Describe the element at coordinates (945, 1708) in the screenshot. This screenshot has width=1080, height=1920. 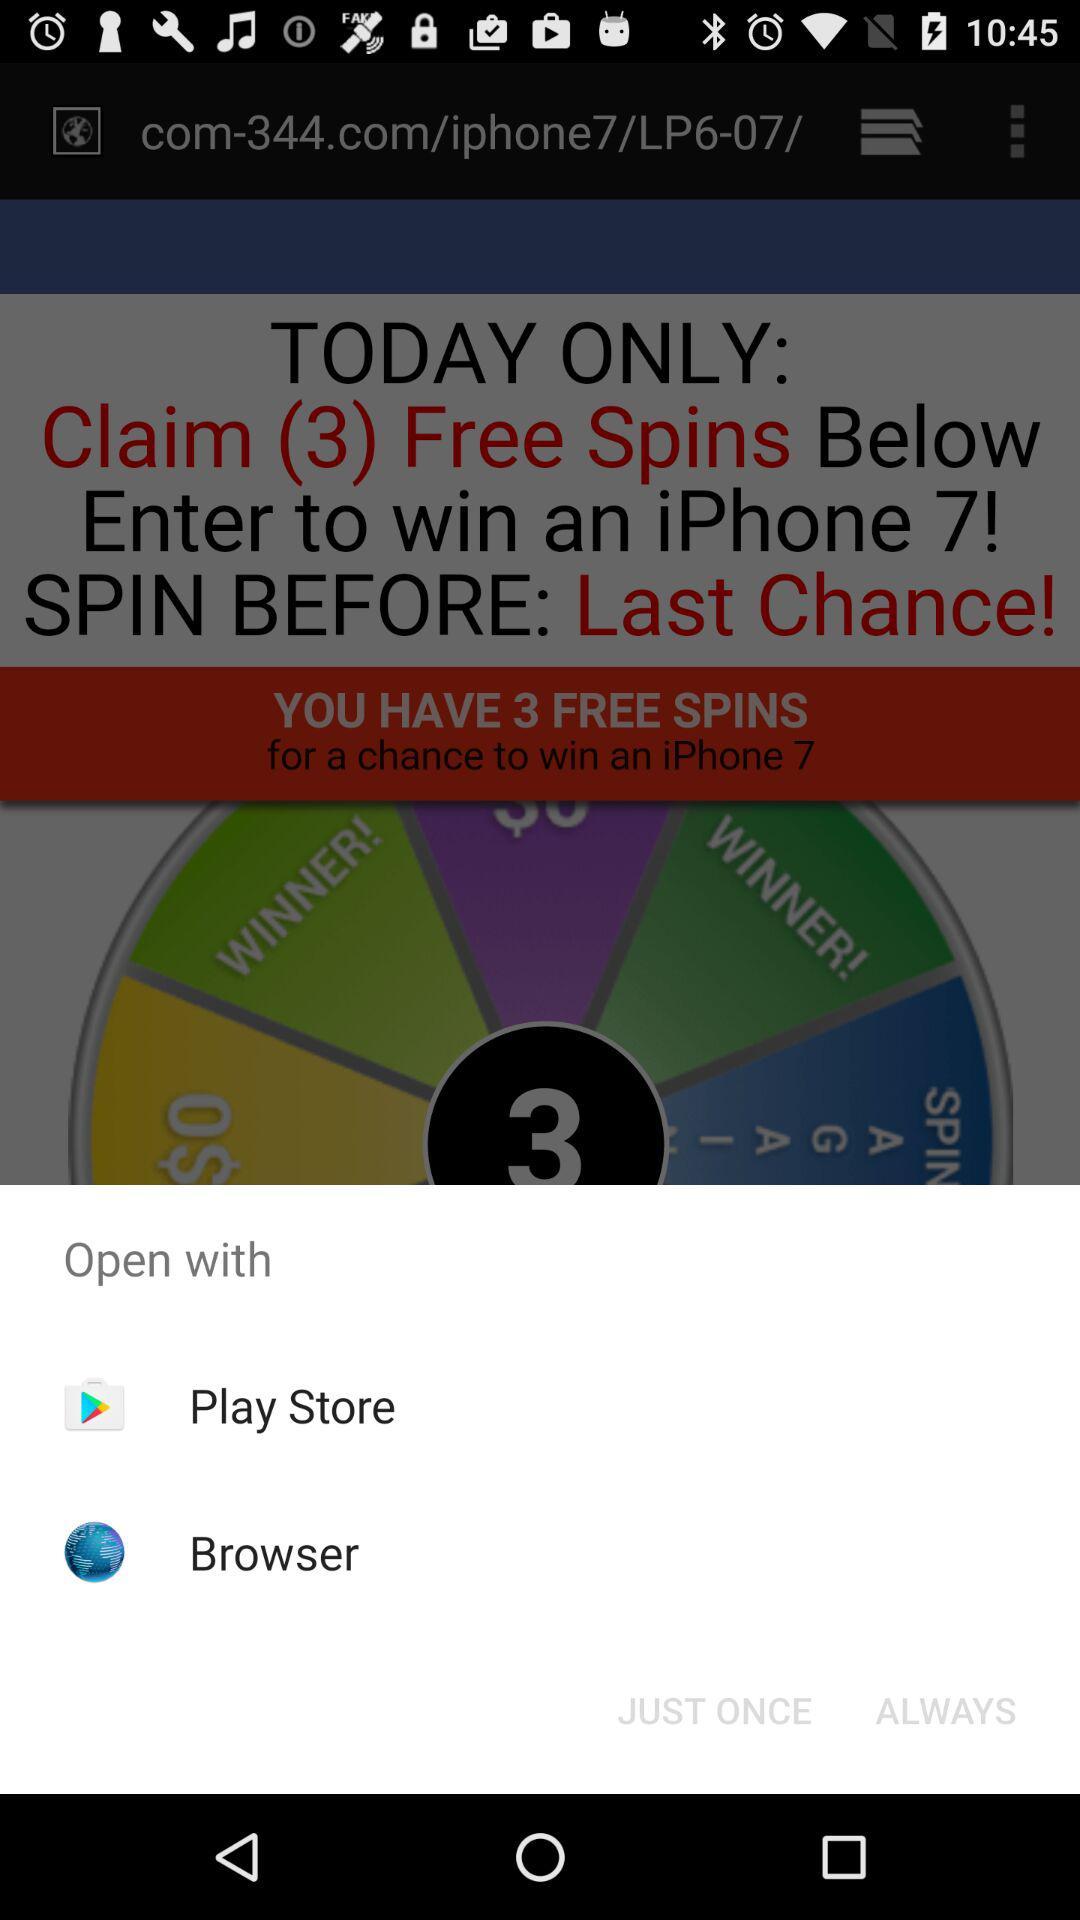
I see `button next to just once icon` at that location.